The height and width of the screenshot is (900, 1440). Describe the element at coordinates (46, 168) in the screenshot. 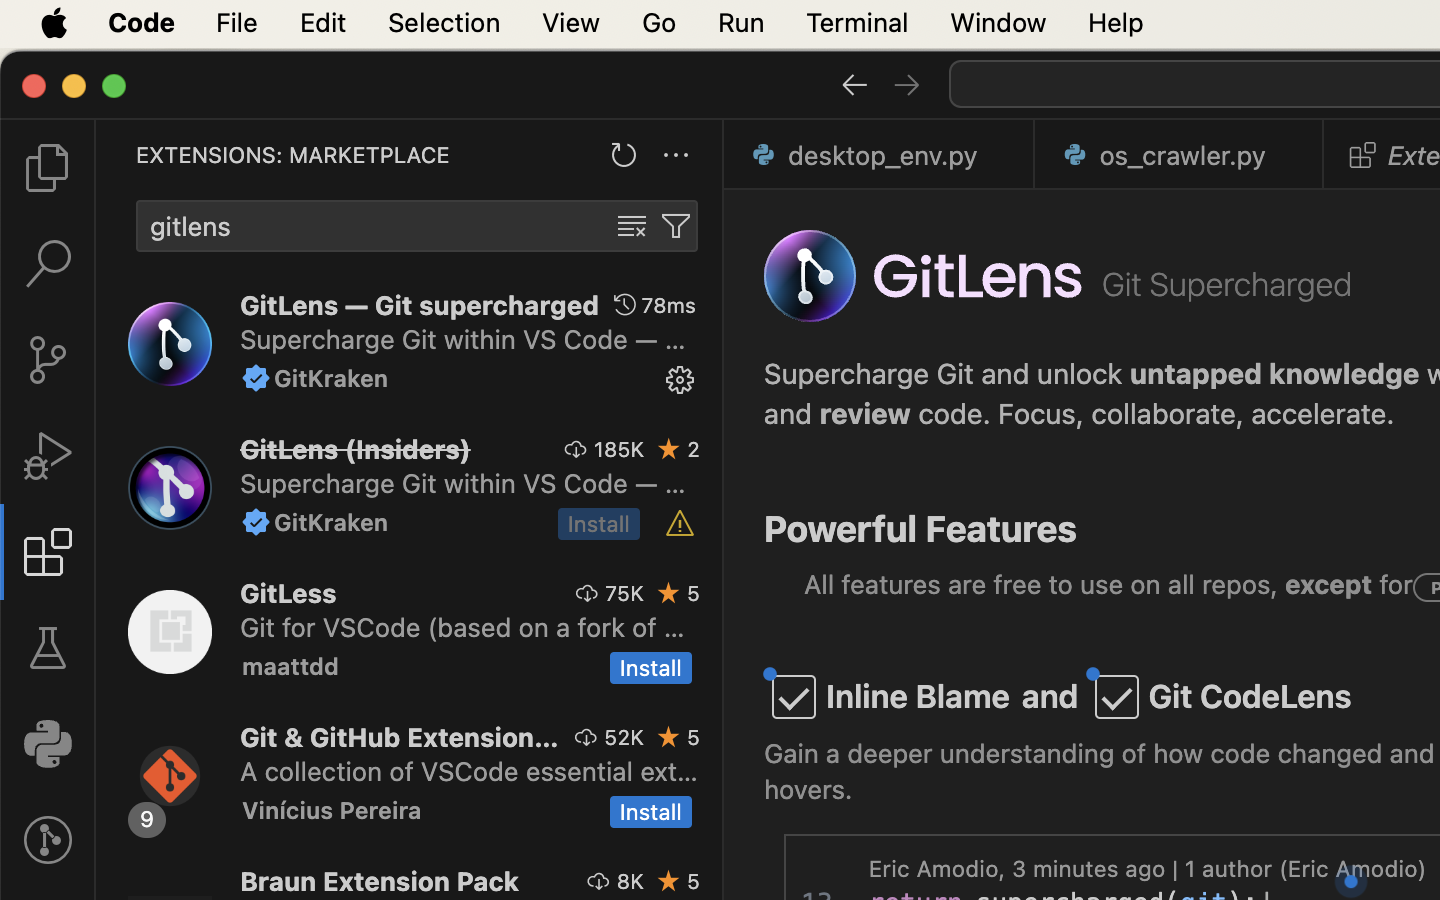

I see `''` at that location.